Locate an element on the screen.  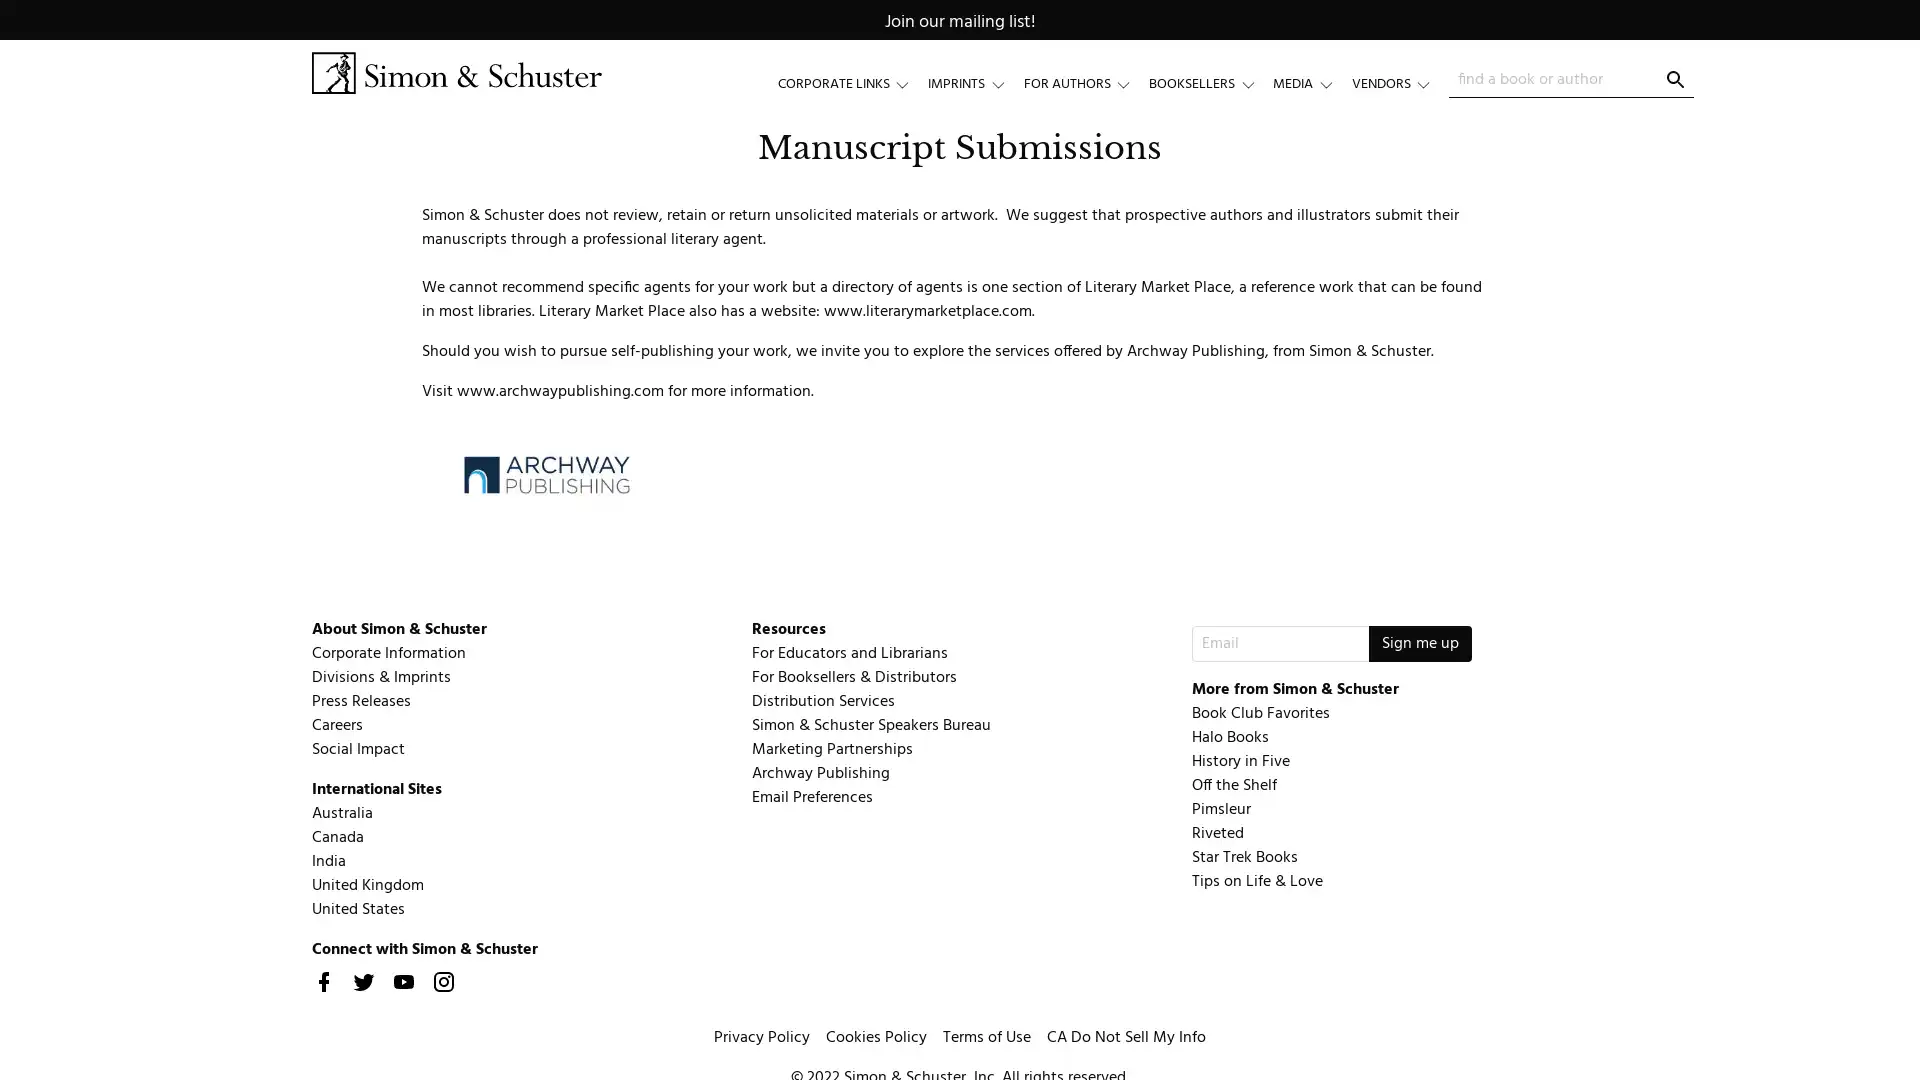
VENDORS is located at coordinates (1399, 83).